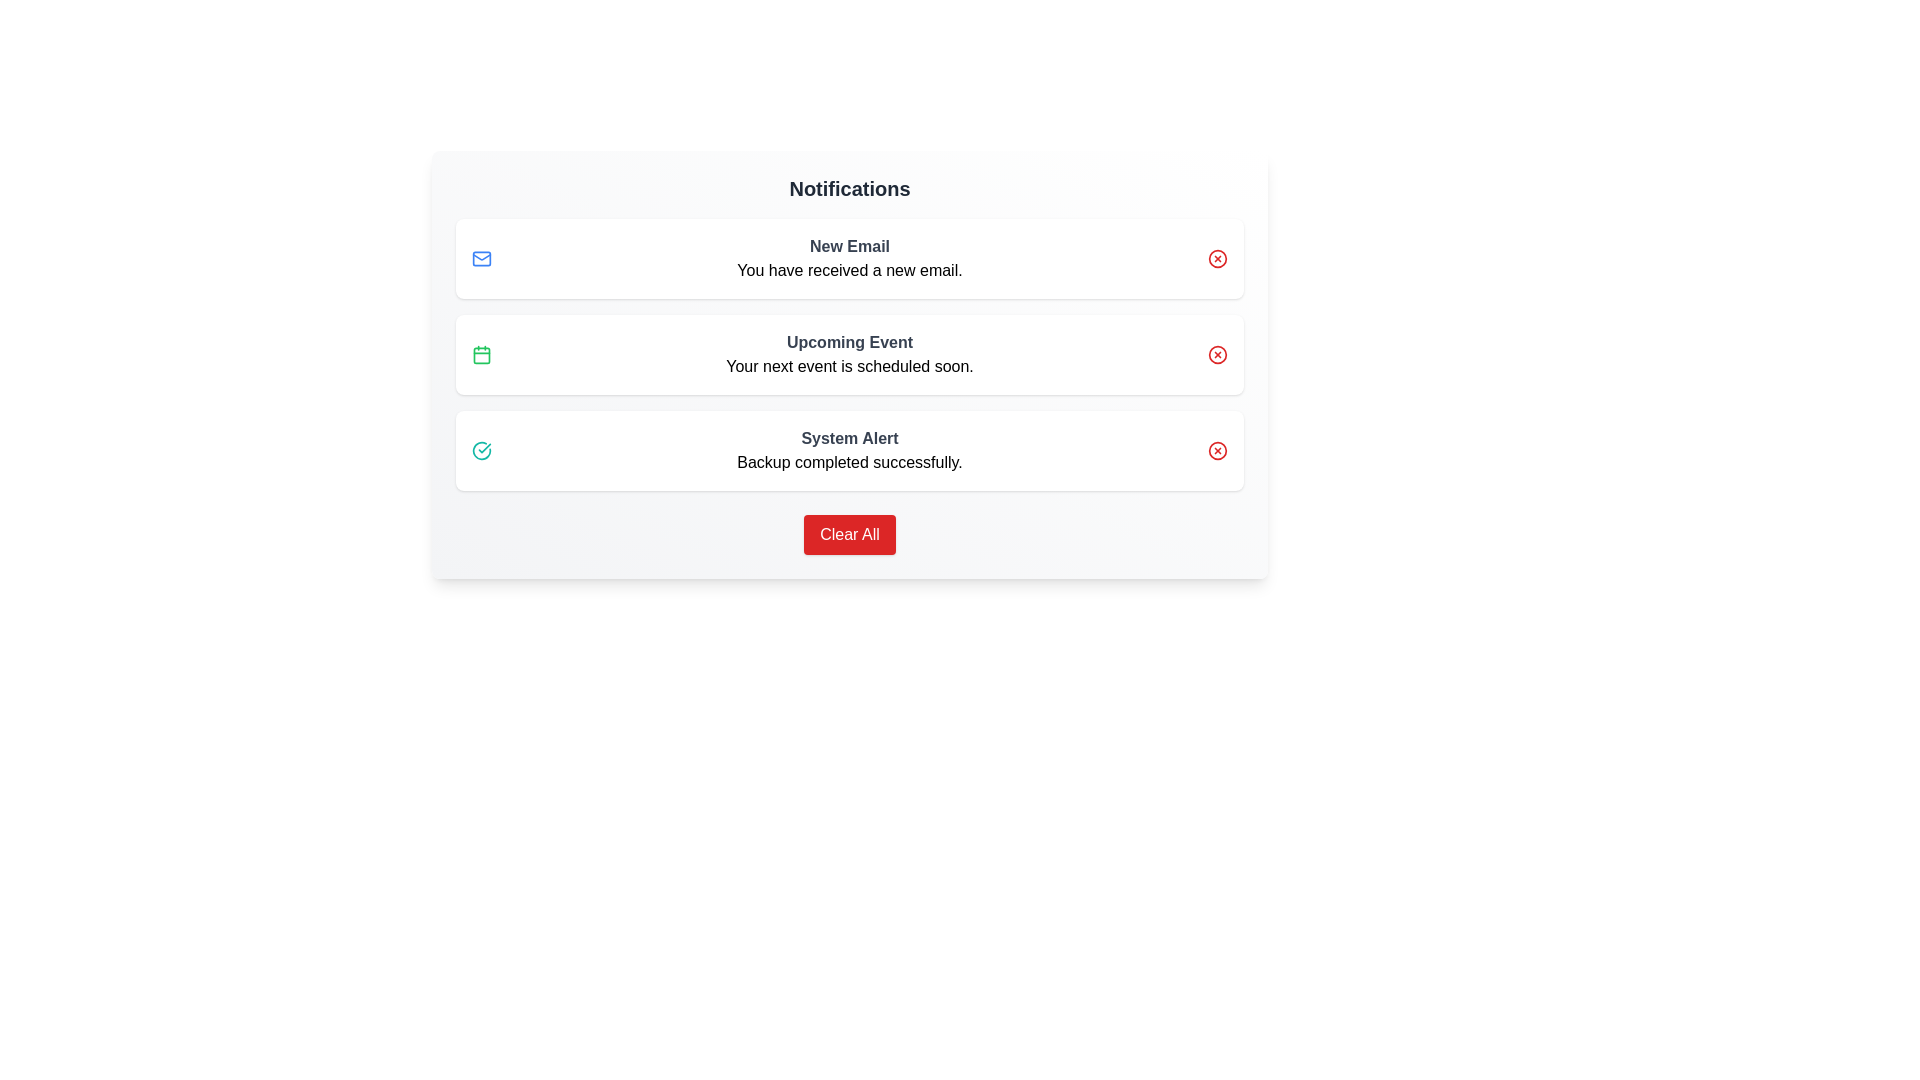 This screenshot has width=1920, height=1080. Describe the element at coordinates (481, 257) in the screenshot. I see `the email notification icon located at the leftmost end of the 'New Email' notification card` at that location.